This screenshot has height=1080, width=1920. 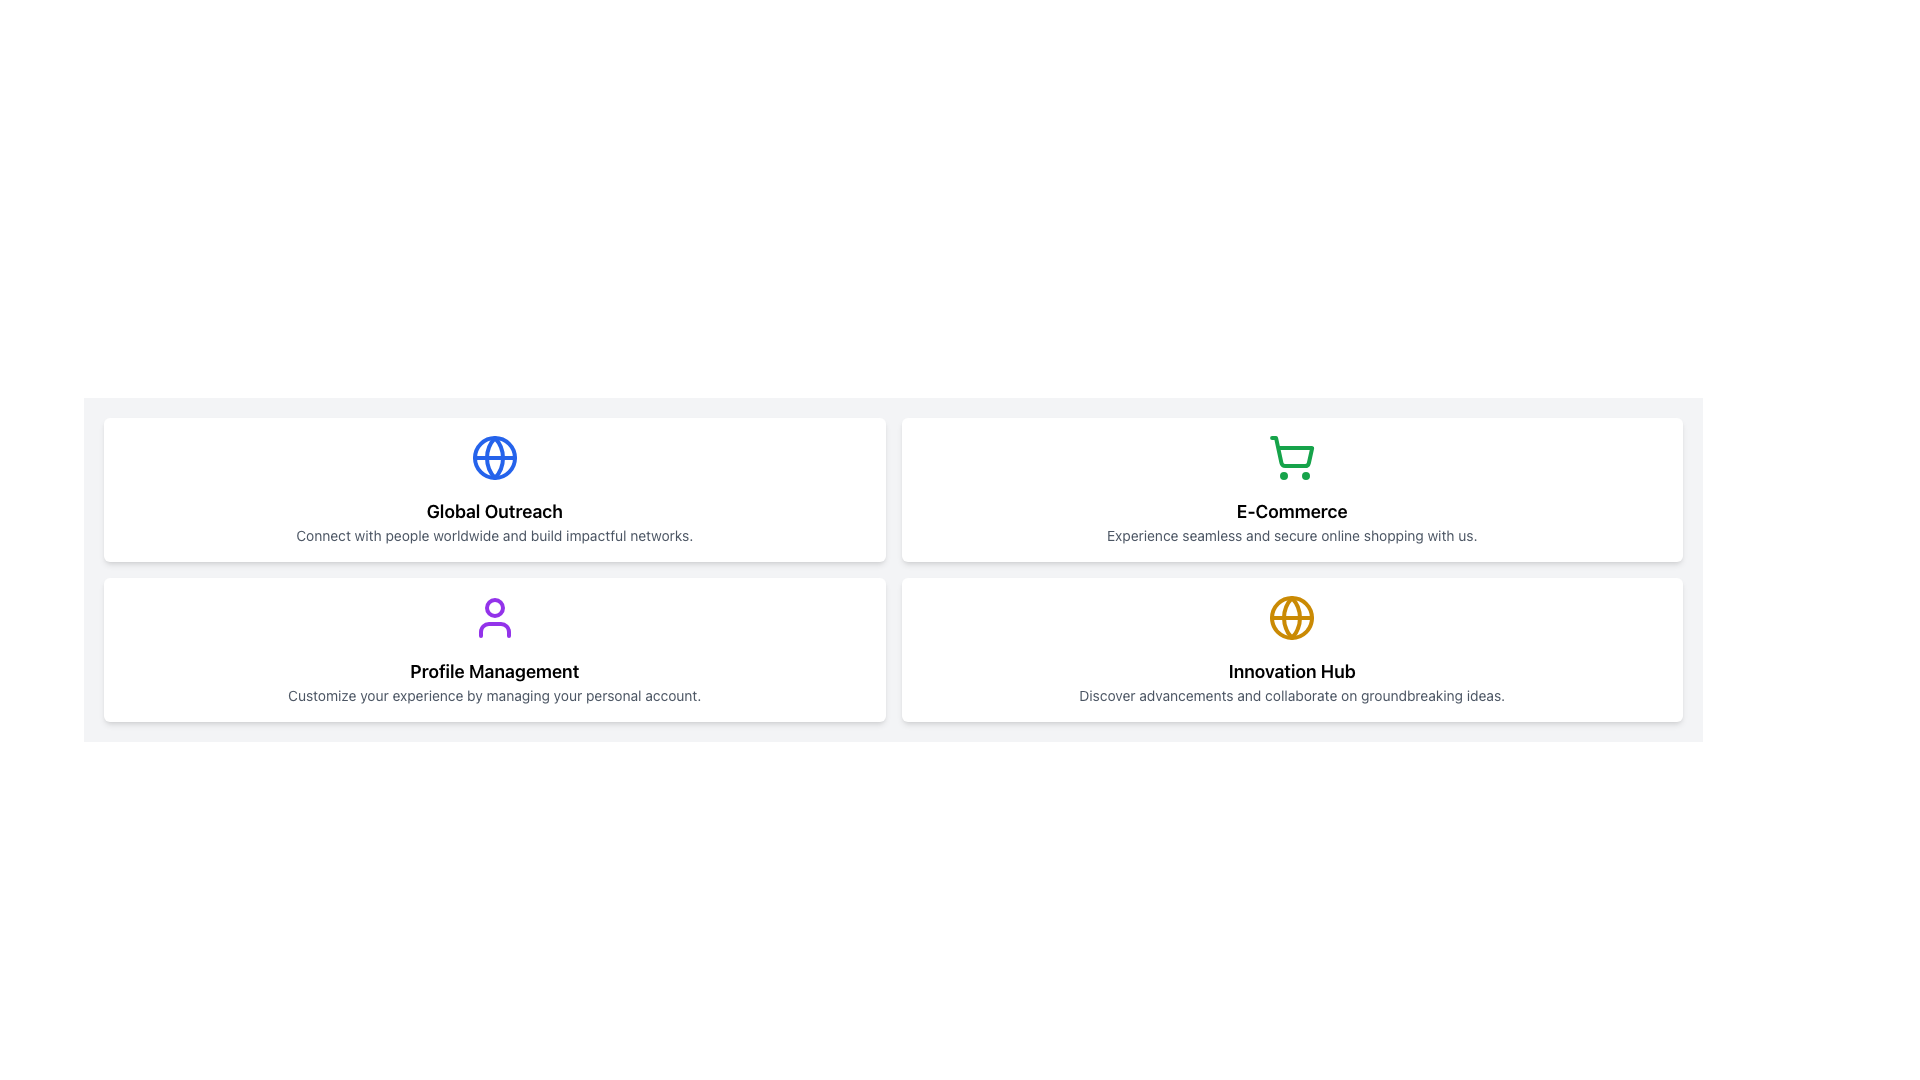 I want to click on the internal structure of the green shopping cart icon in the 'E-Commerce' section, which is prominently positioned above the title and centrally aligned with the panel's content, so click(x=1292, y=452).